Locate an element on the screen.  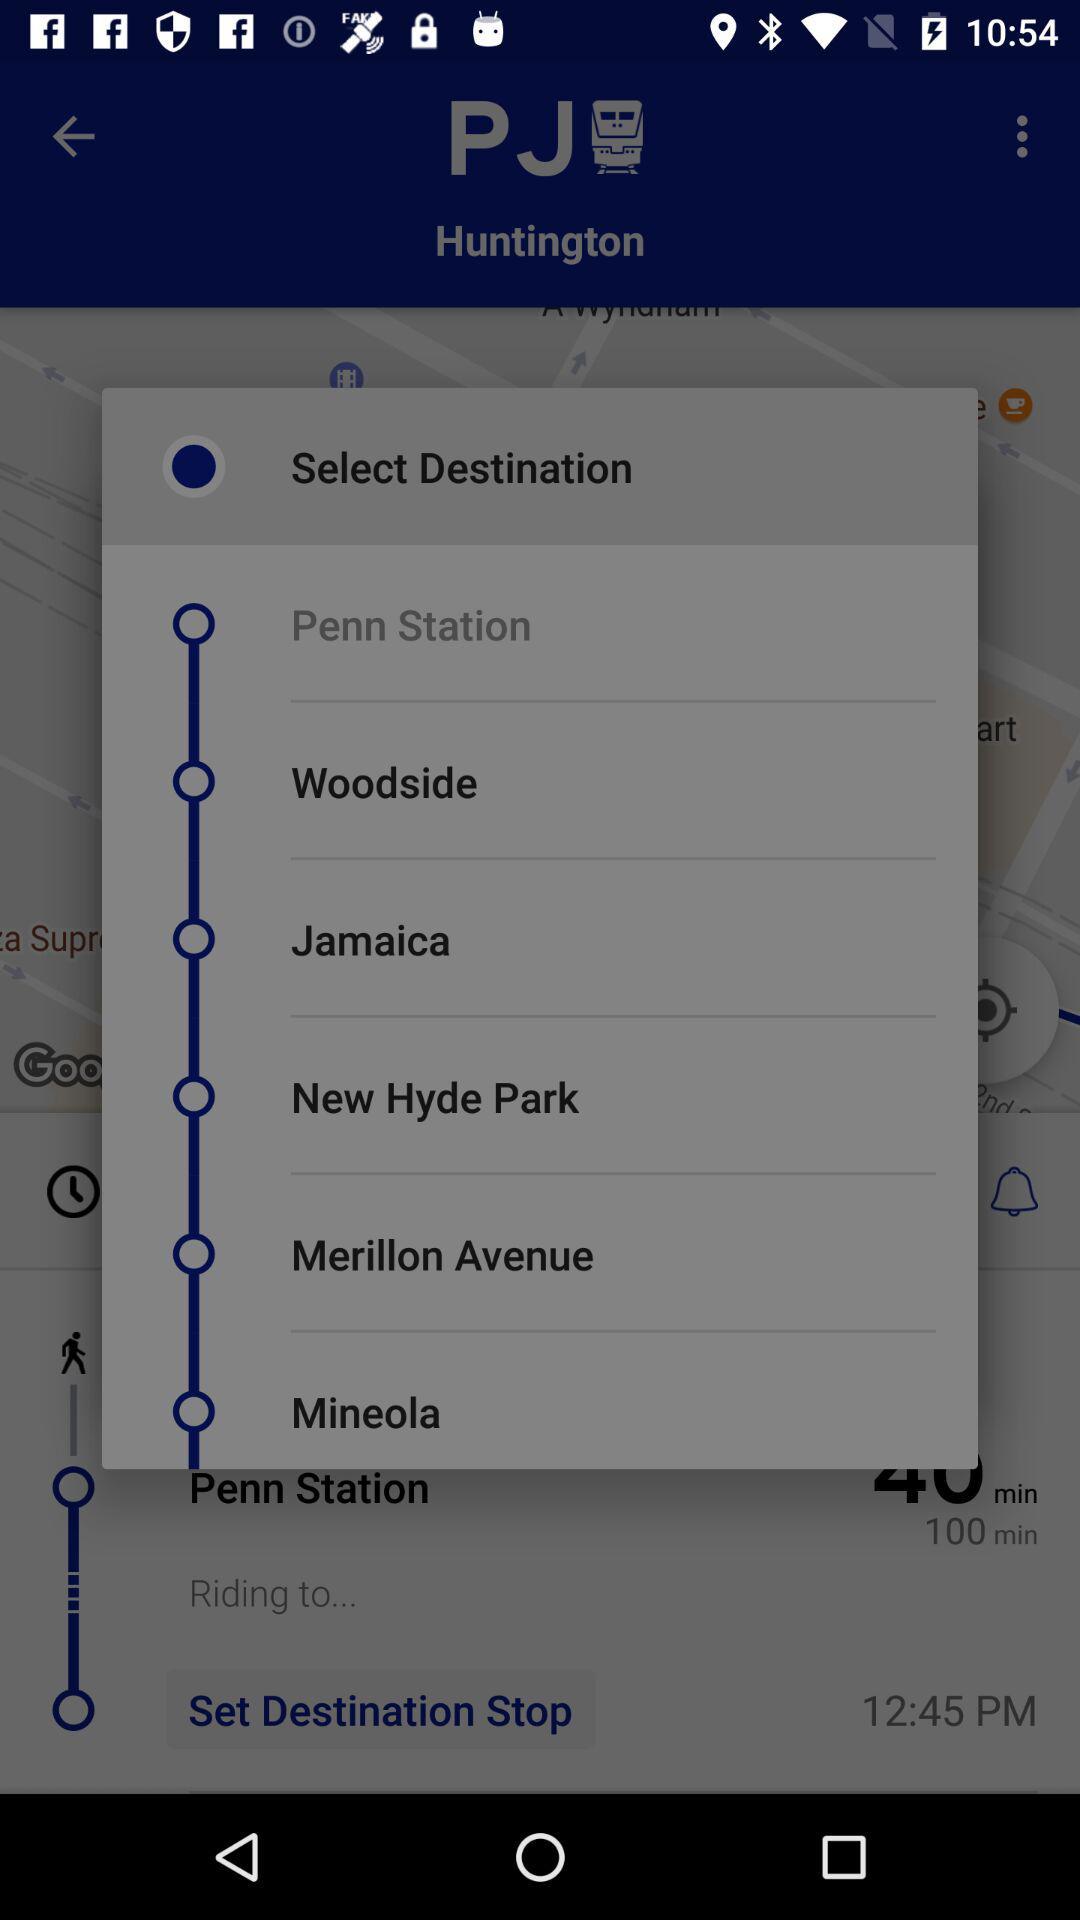
merillon avenue is located at coordinates (441, 1252).